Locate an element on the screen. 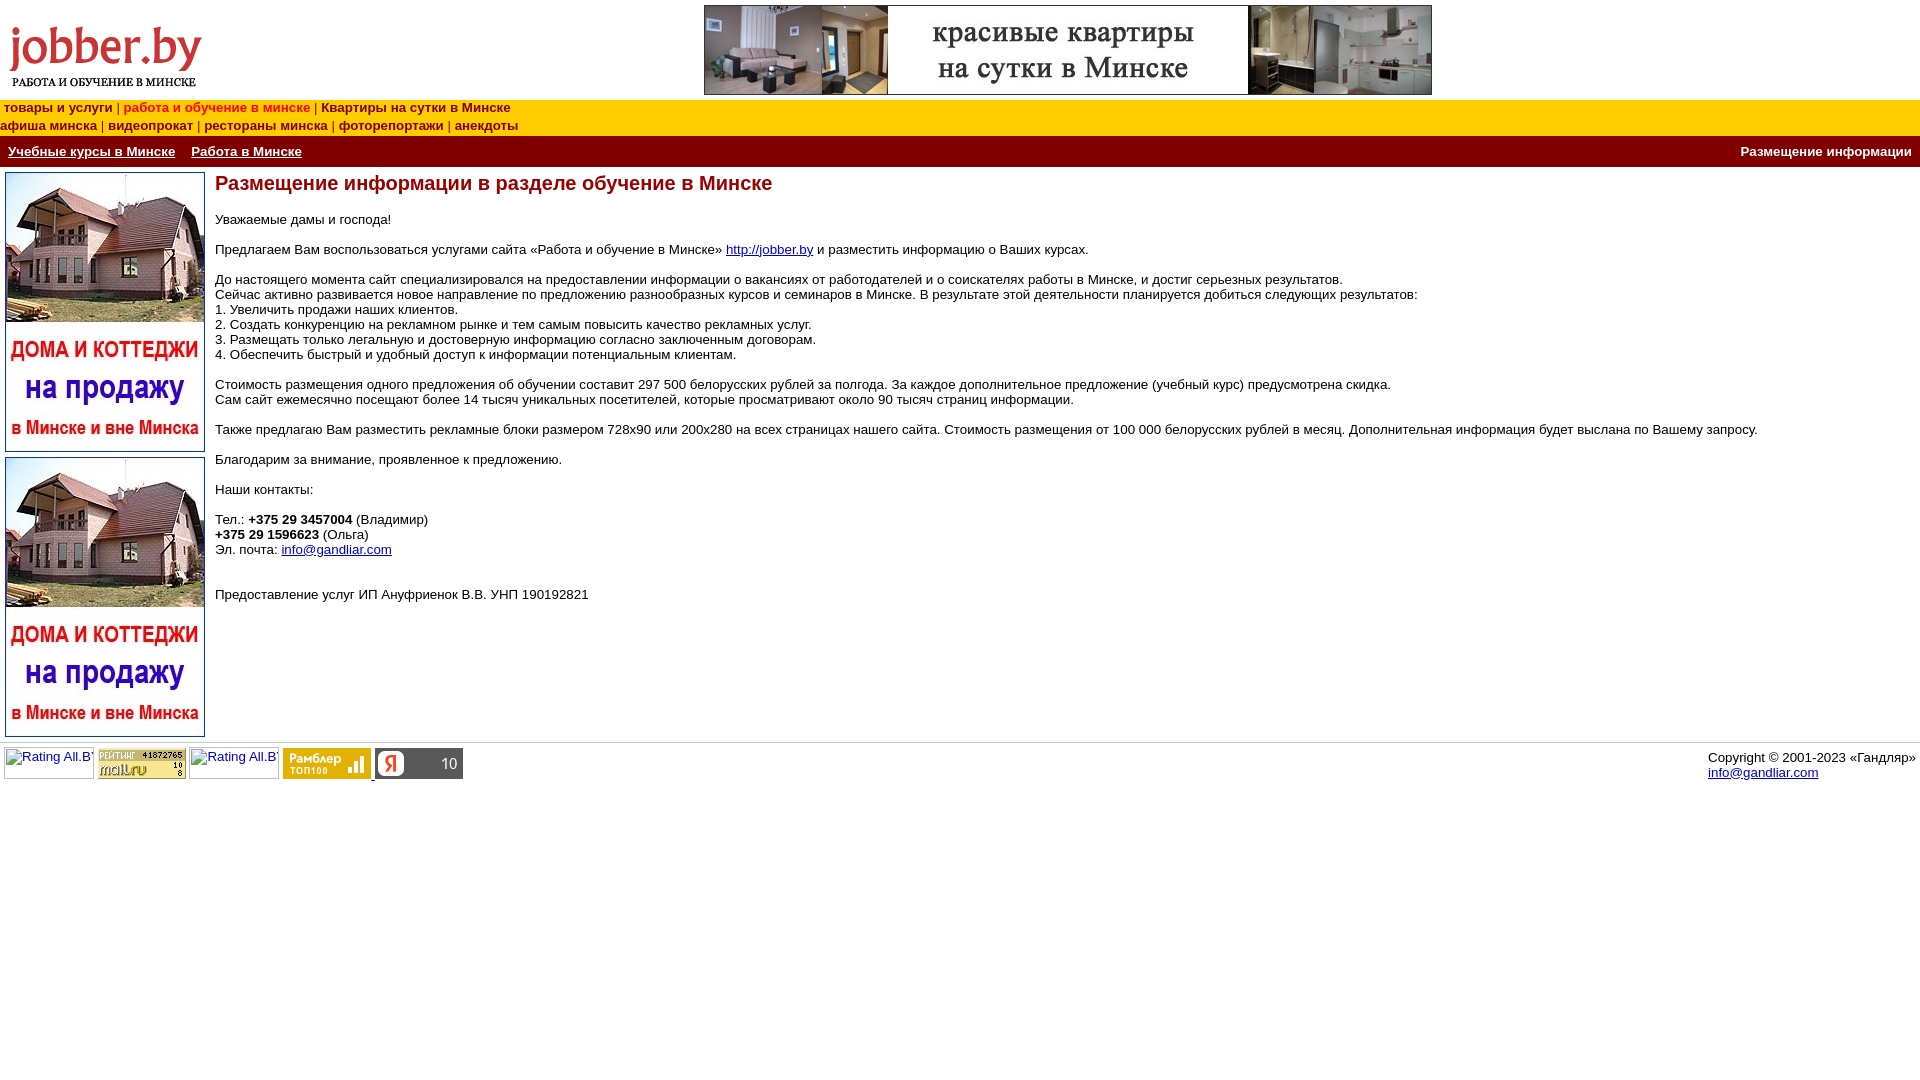 The image size is (1920, 1080). 'http://jobber.by' is located at coordinates (768, 248).